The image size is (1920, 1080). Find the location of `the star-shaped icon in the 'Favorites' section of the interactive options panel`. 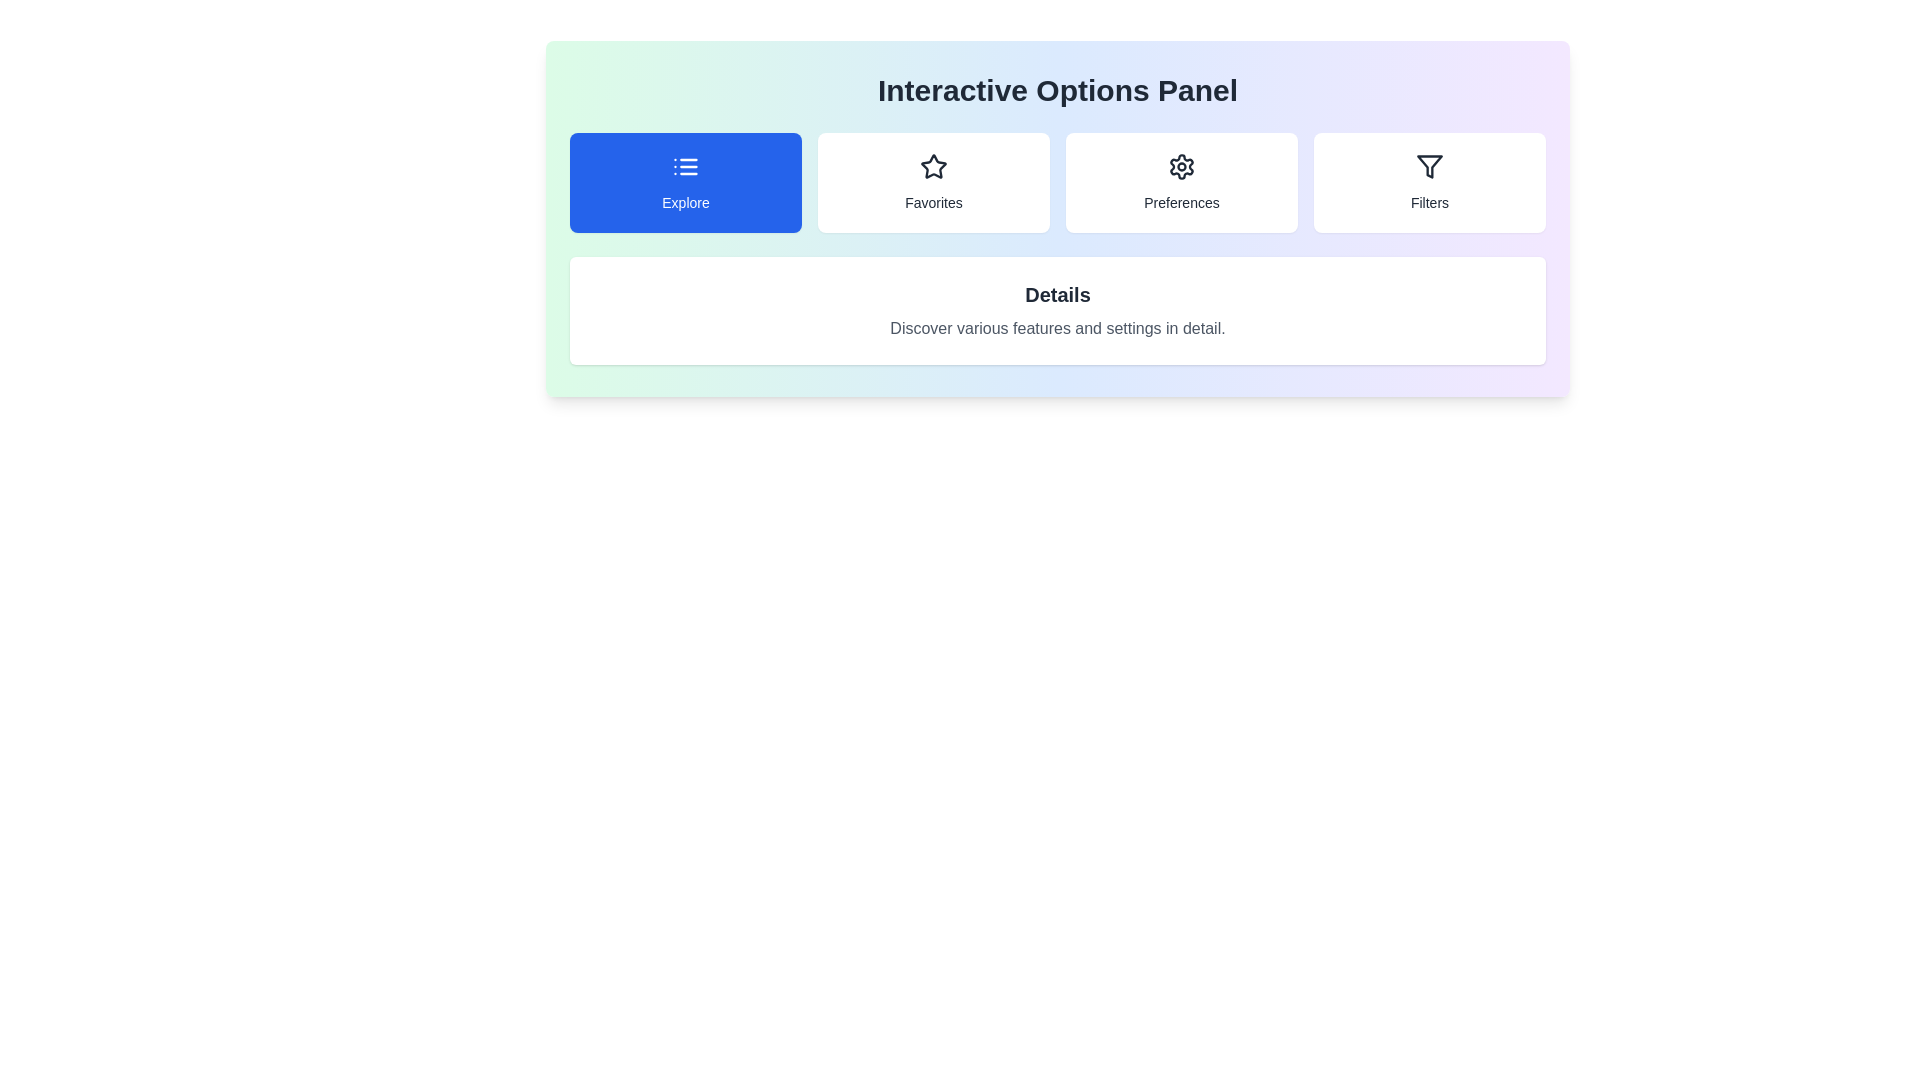

the star-shaped icon in the 'Favorites' section of the interactive options panel is located at coordinates (933, 165).